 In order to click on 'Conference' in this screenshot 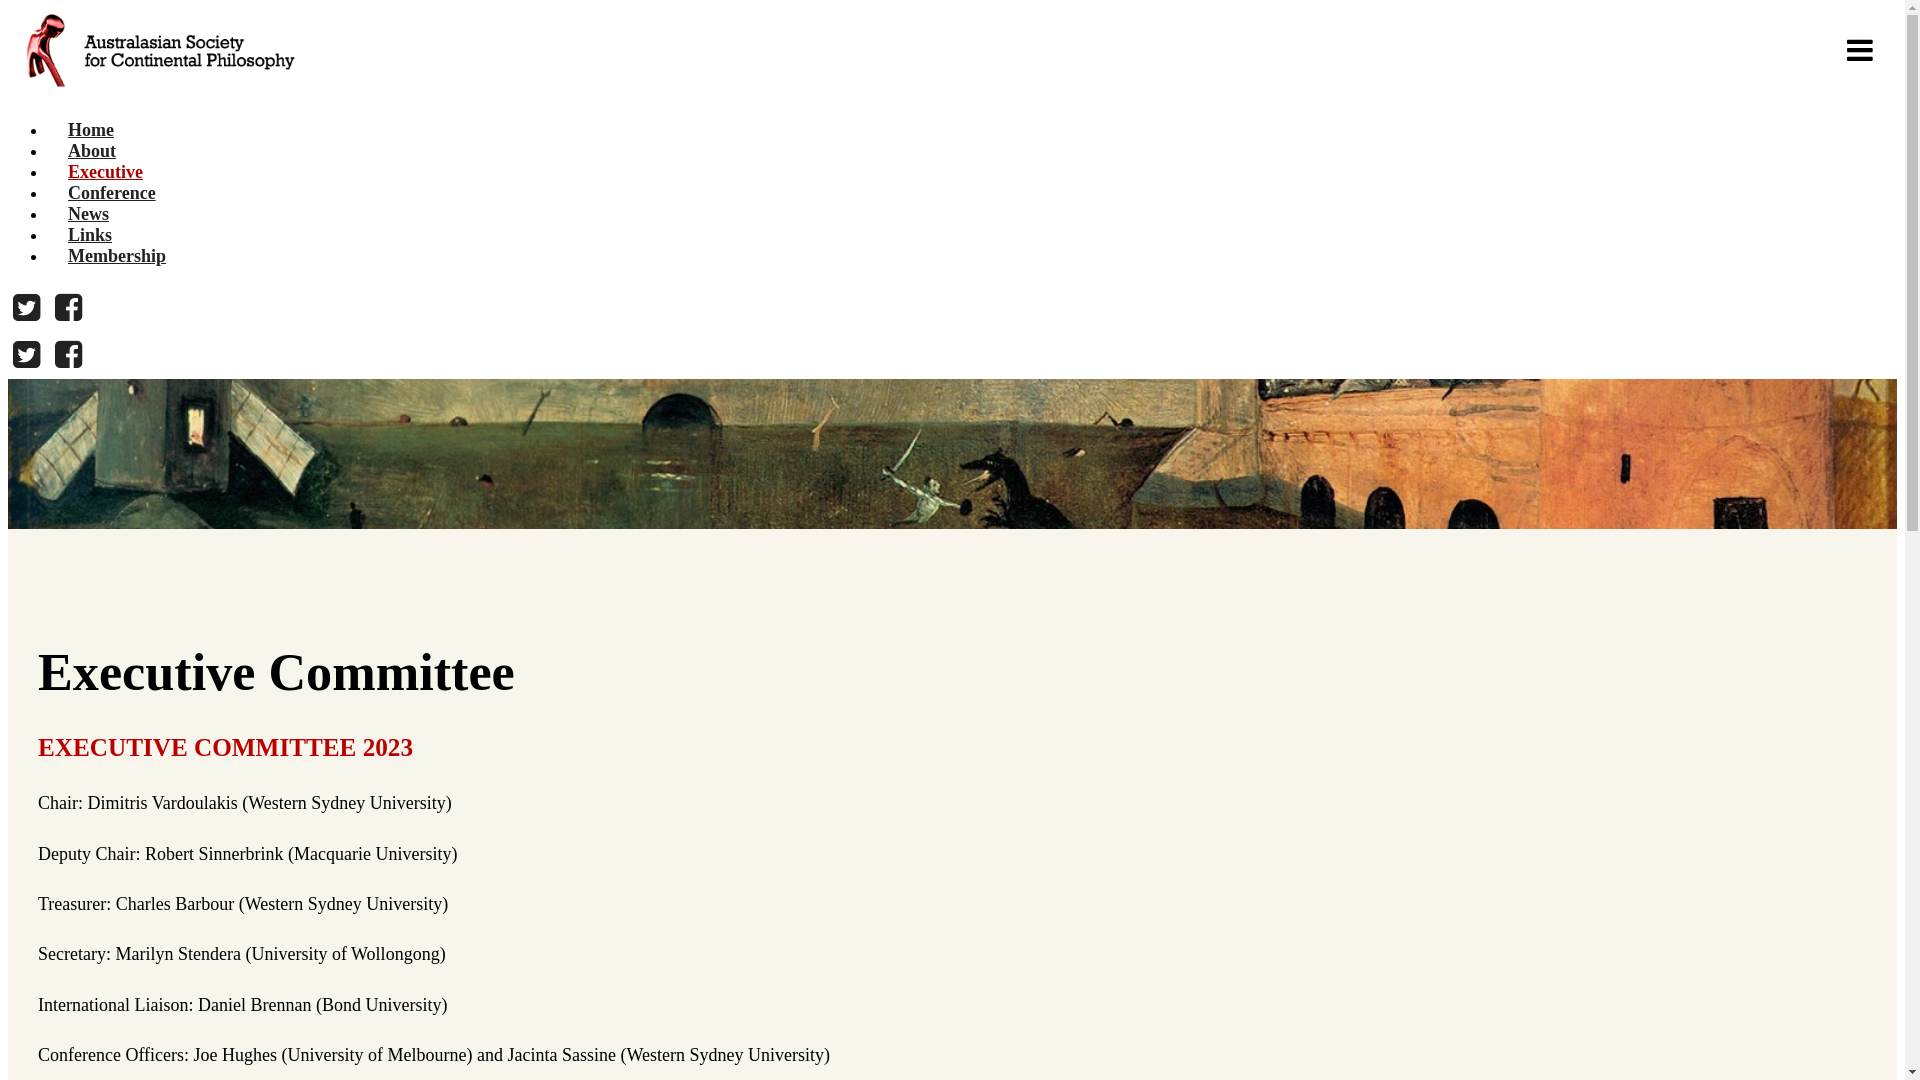, I will do `click(110, 192)`.